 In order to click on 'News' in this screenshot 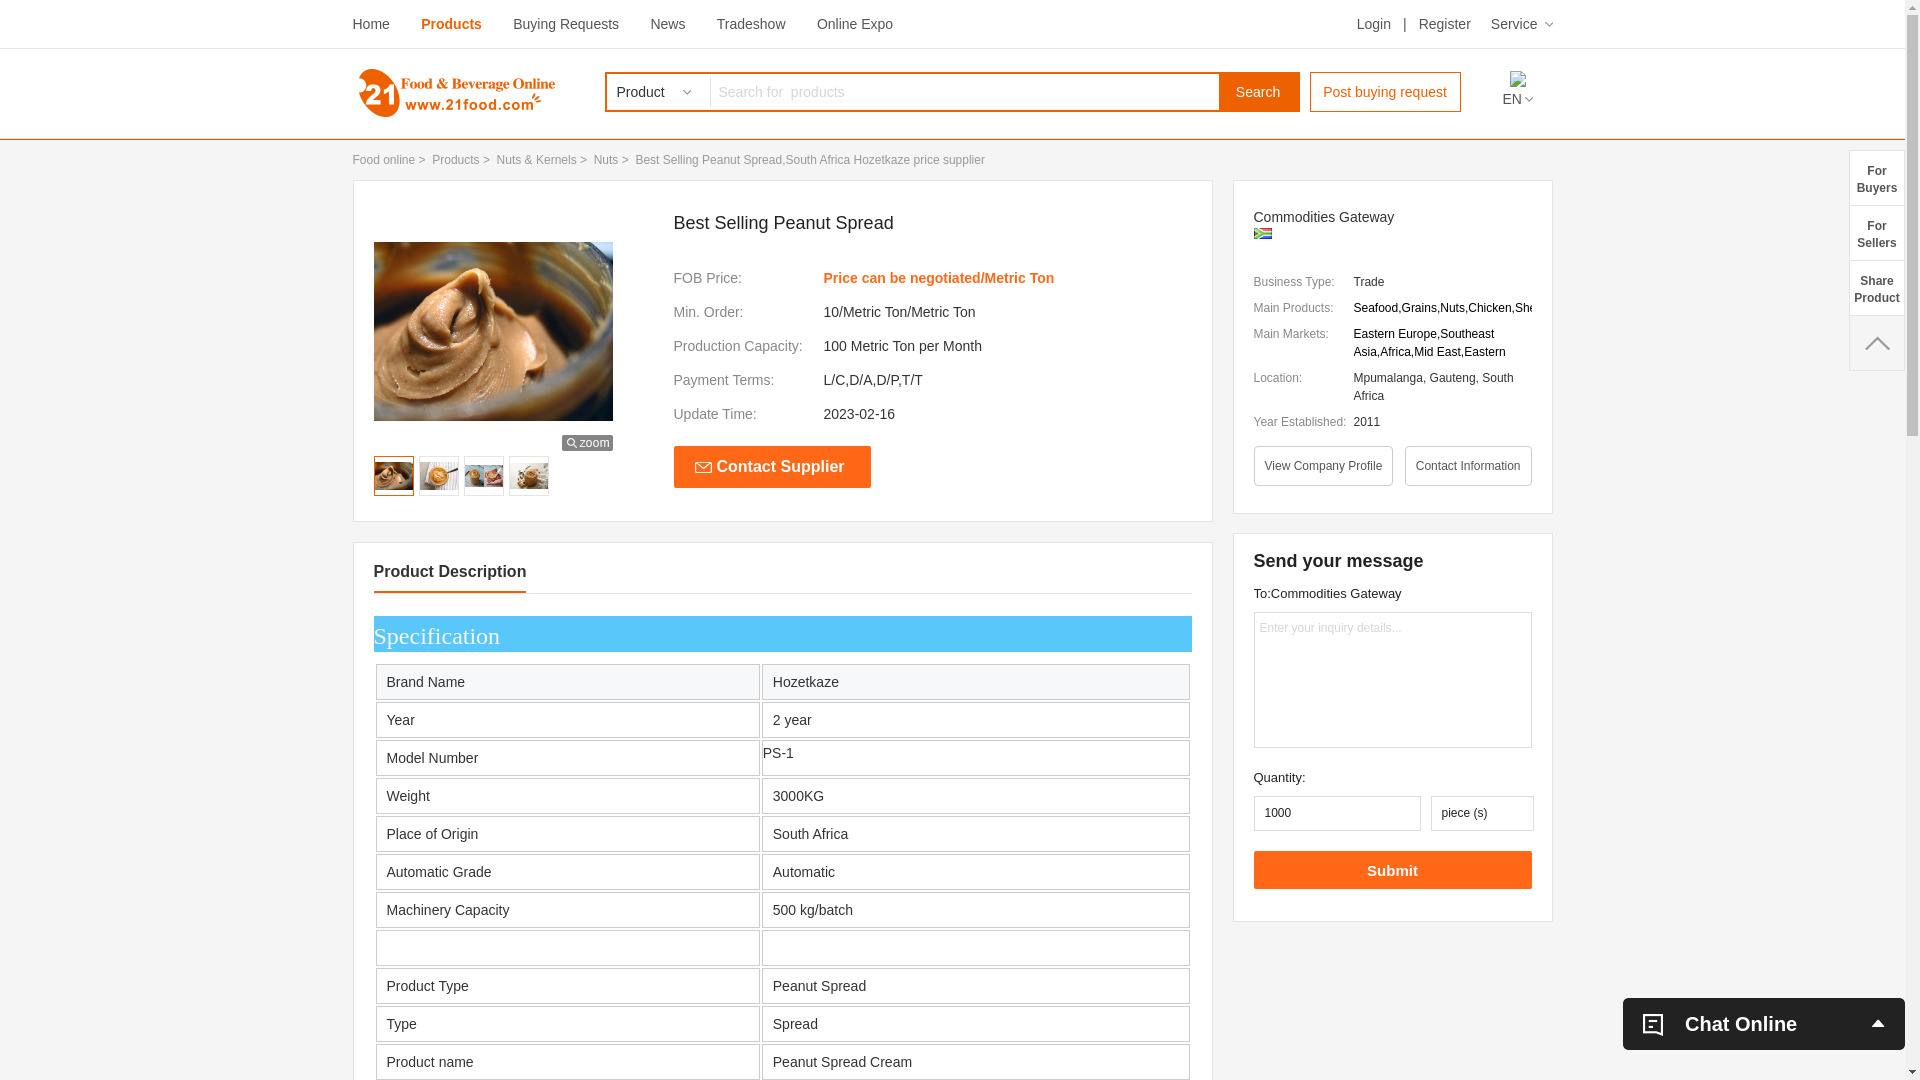, I will do `click(649, 23)`.